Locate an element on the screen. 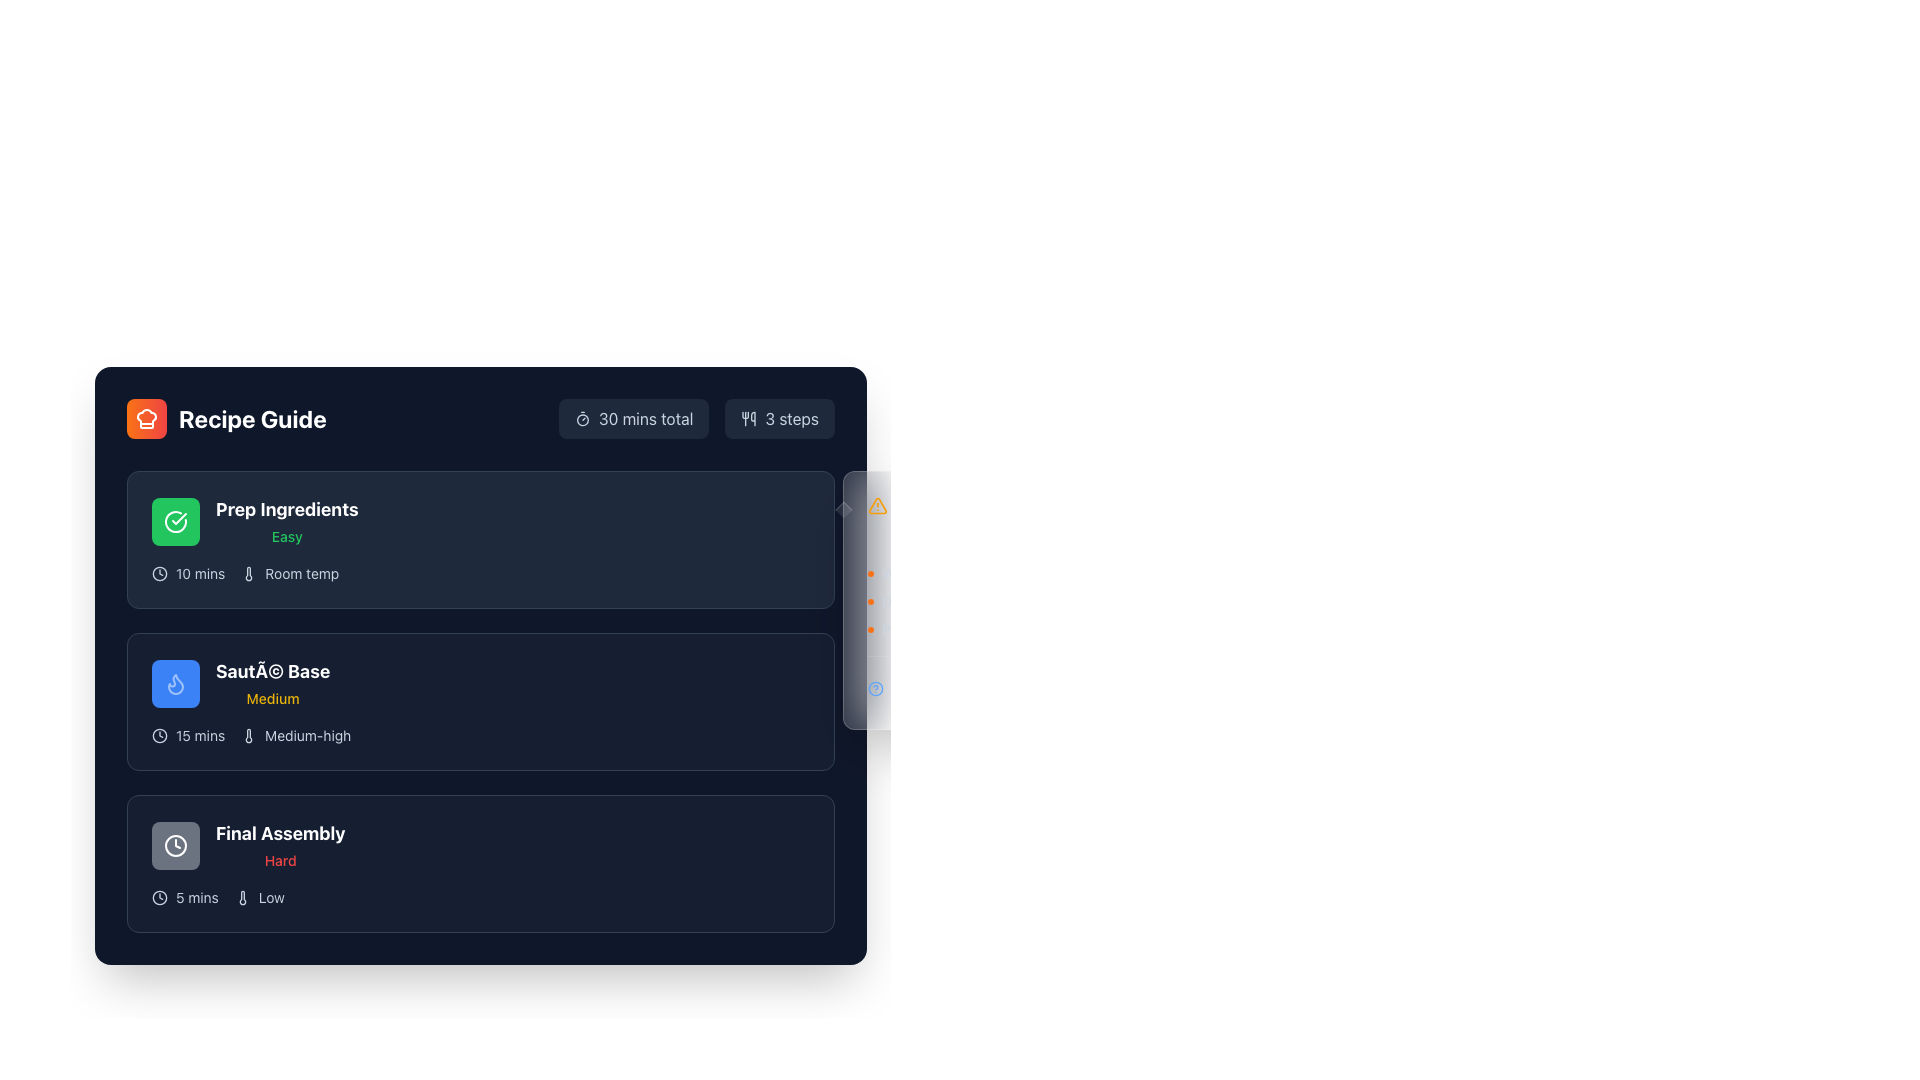 The width and height of the screenshot is (1920, 1080). the label indicating the preparation time for the recipe step, located in the 'Prep Ingredients' section, to the right of the clock icon and above the 'Room temp' descriptor is located at coordinates (200, 574).